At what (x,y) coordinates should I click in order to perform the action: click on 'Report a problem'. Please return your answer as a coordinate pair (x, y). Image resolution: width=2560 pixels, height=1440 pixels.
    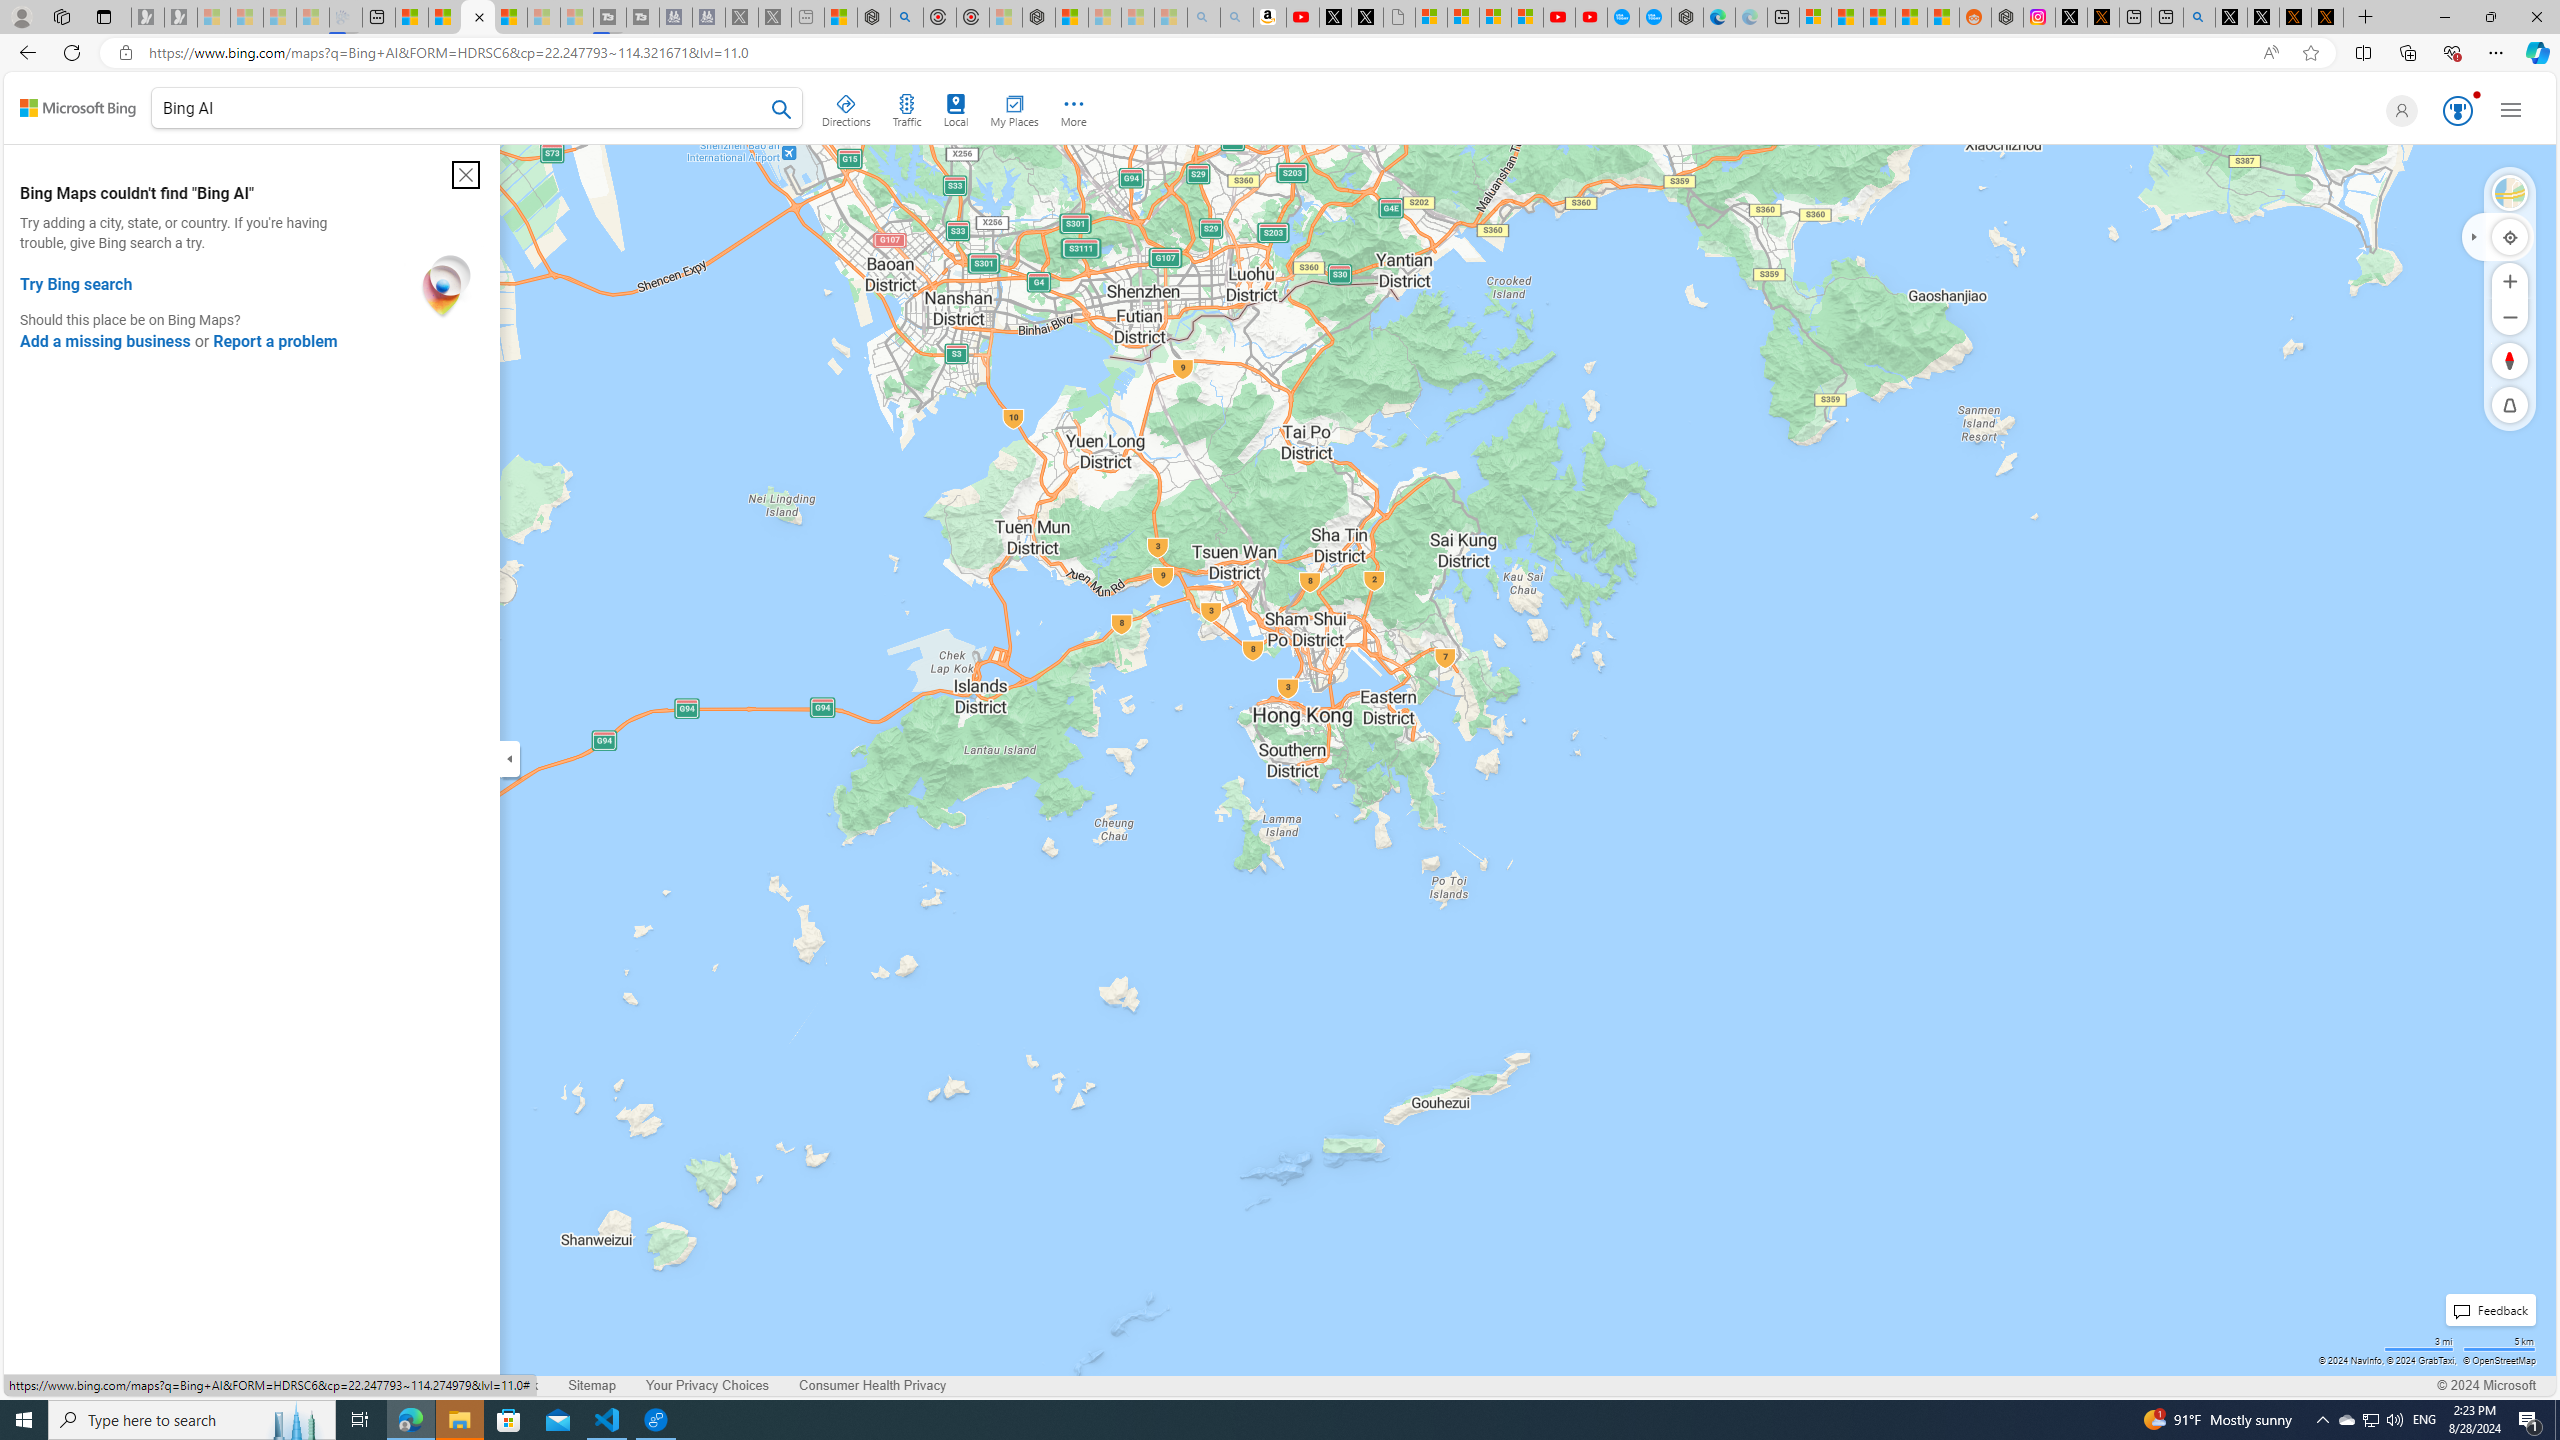
    Looking at the image, I should click on (274, 341).